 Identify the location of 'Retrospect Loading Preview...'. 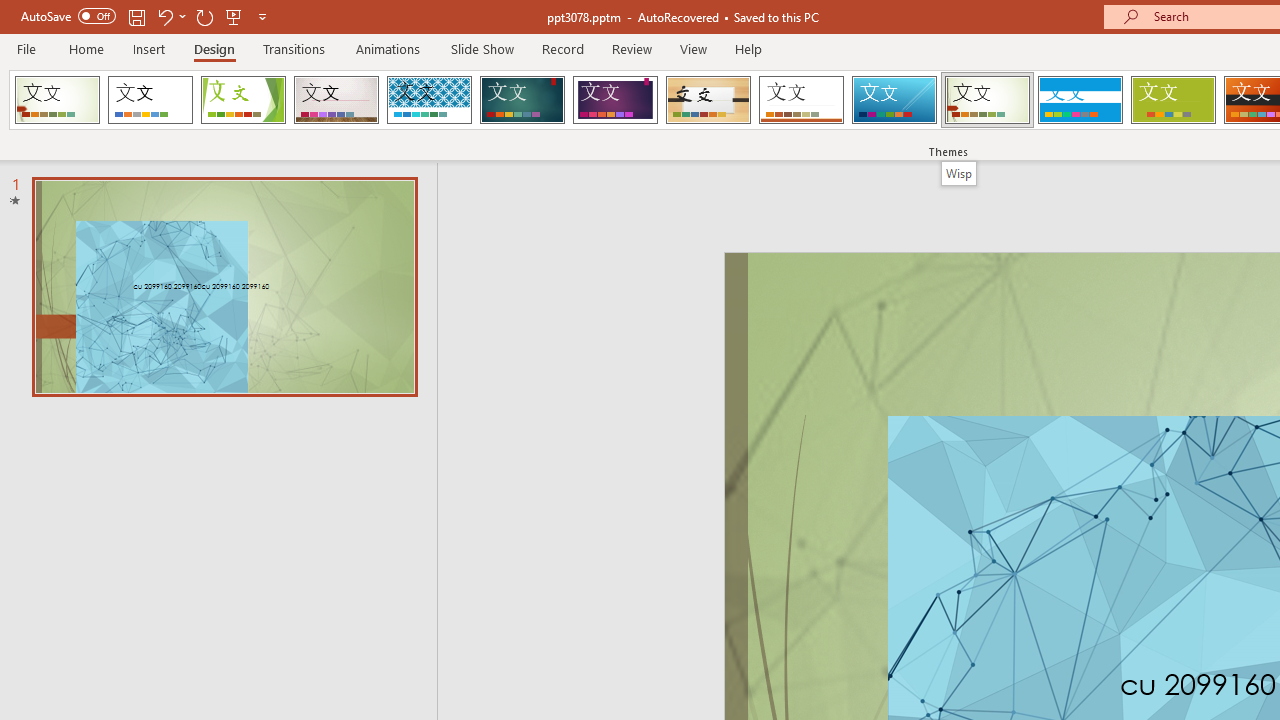
(801, 100).